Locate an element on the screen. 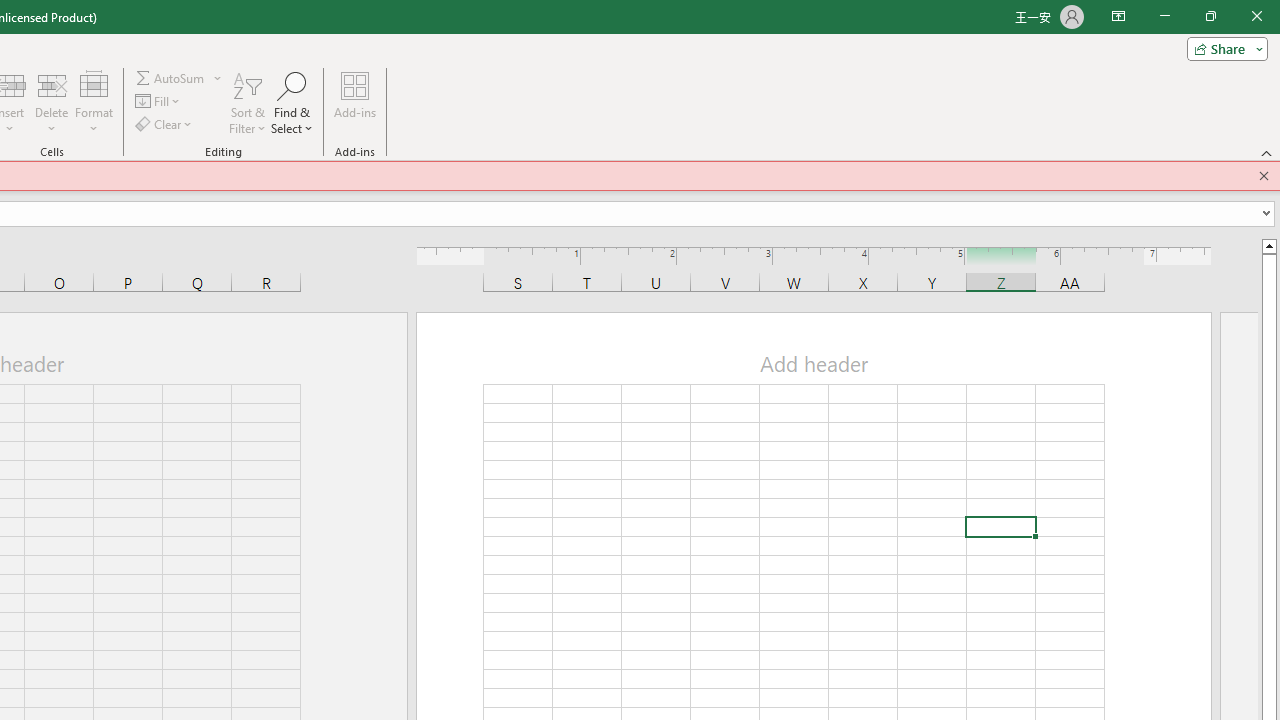 Image resolution: width=1280 pixels, height=720 pixels. 'Format' is located at coordinates (93, 103).